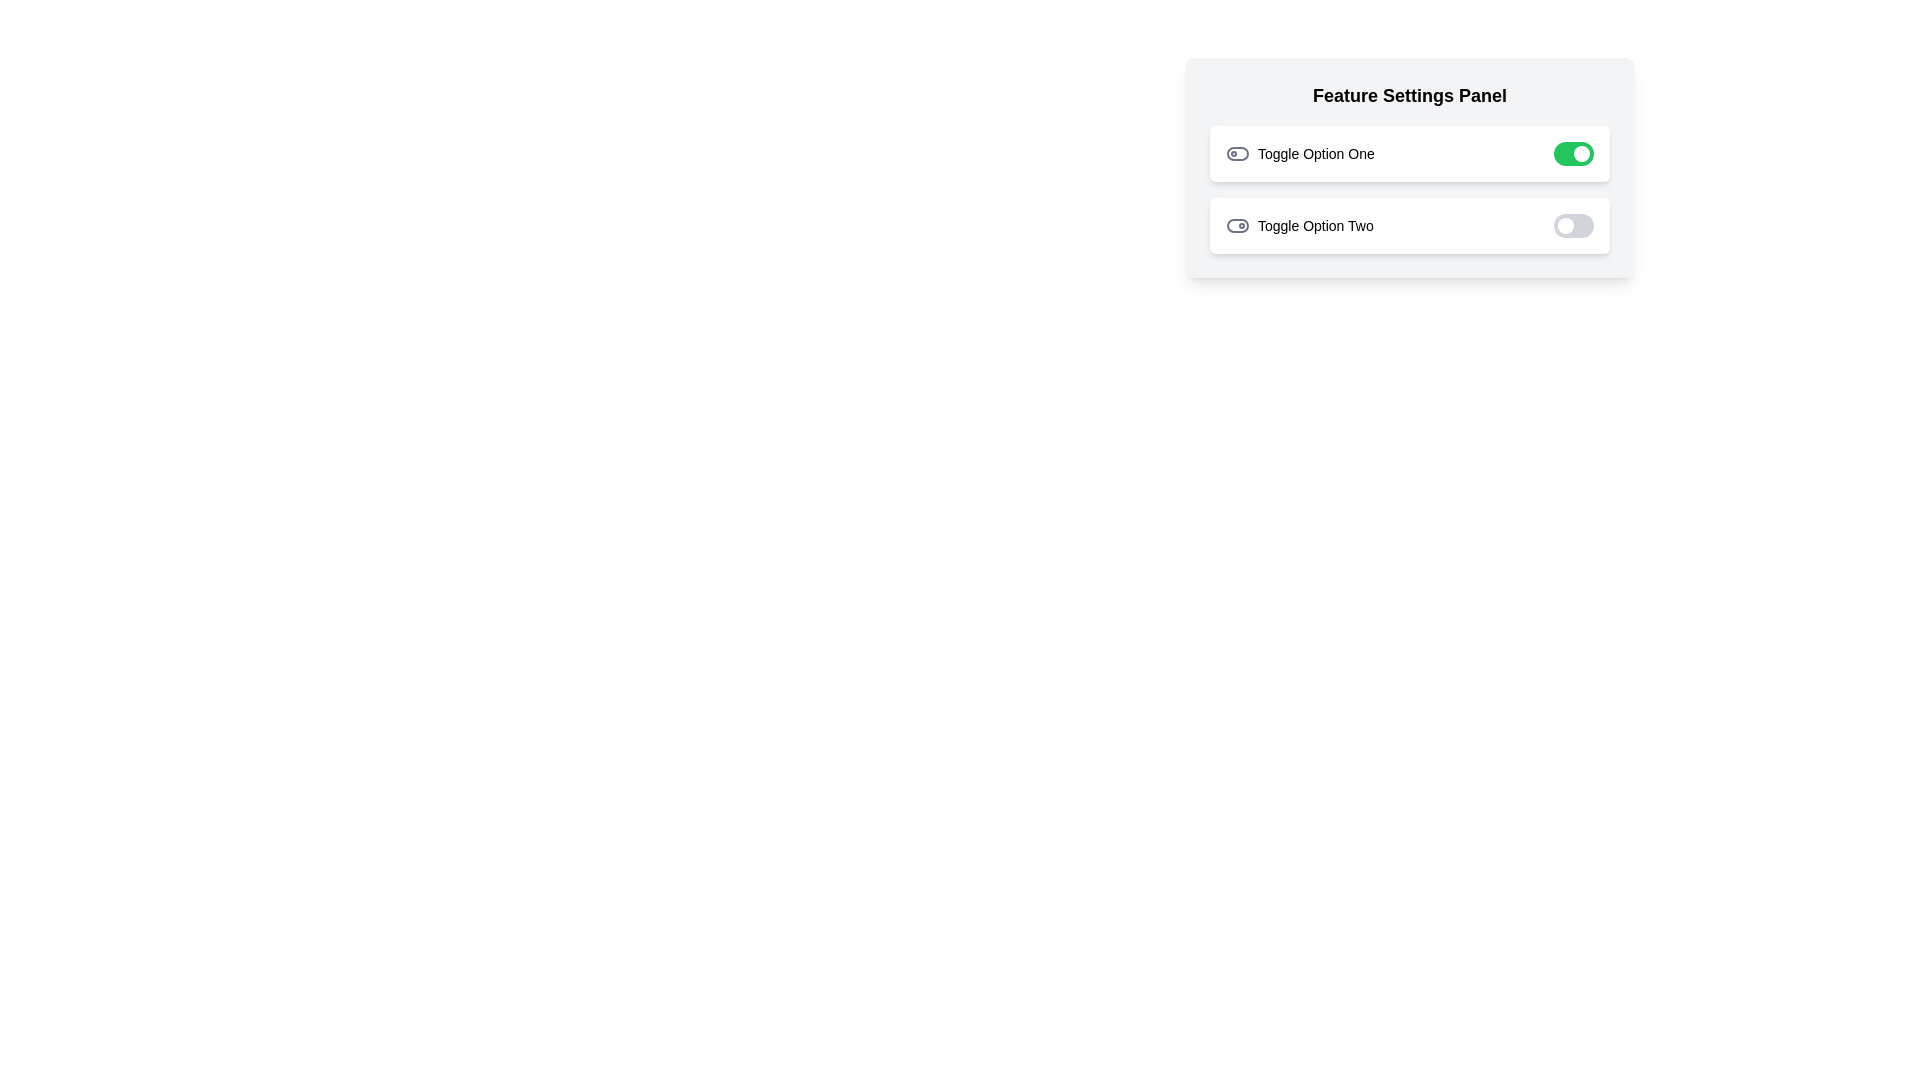 This screenshot has height=1080, width=1920. I want to click on the small, circular white toggle knob located at the end of the gray toggle switch in the 'Feature Settings Panel' labeled 'Toggle Option Two', so click(1564, 225).